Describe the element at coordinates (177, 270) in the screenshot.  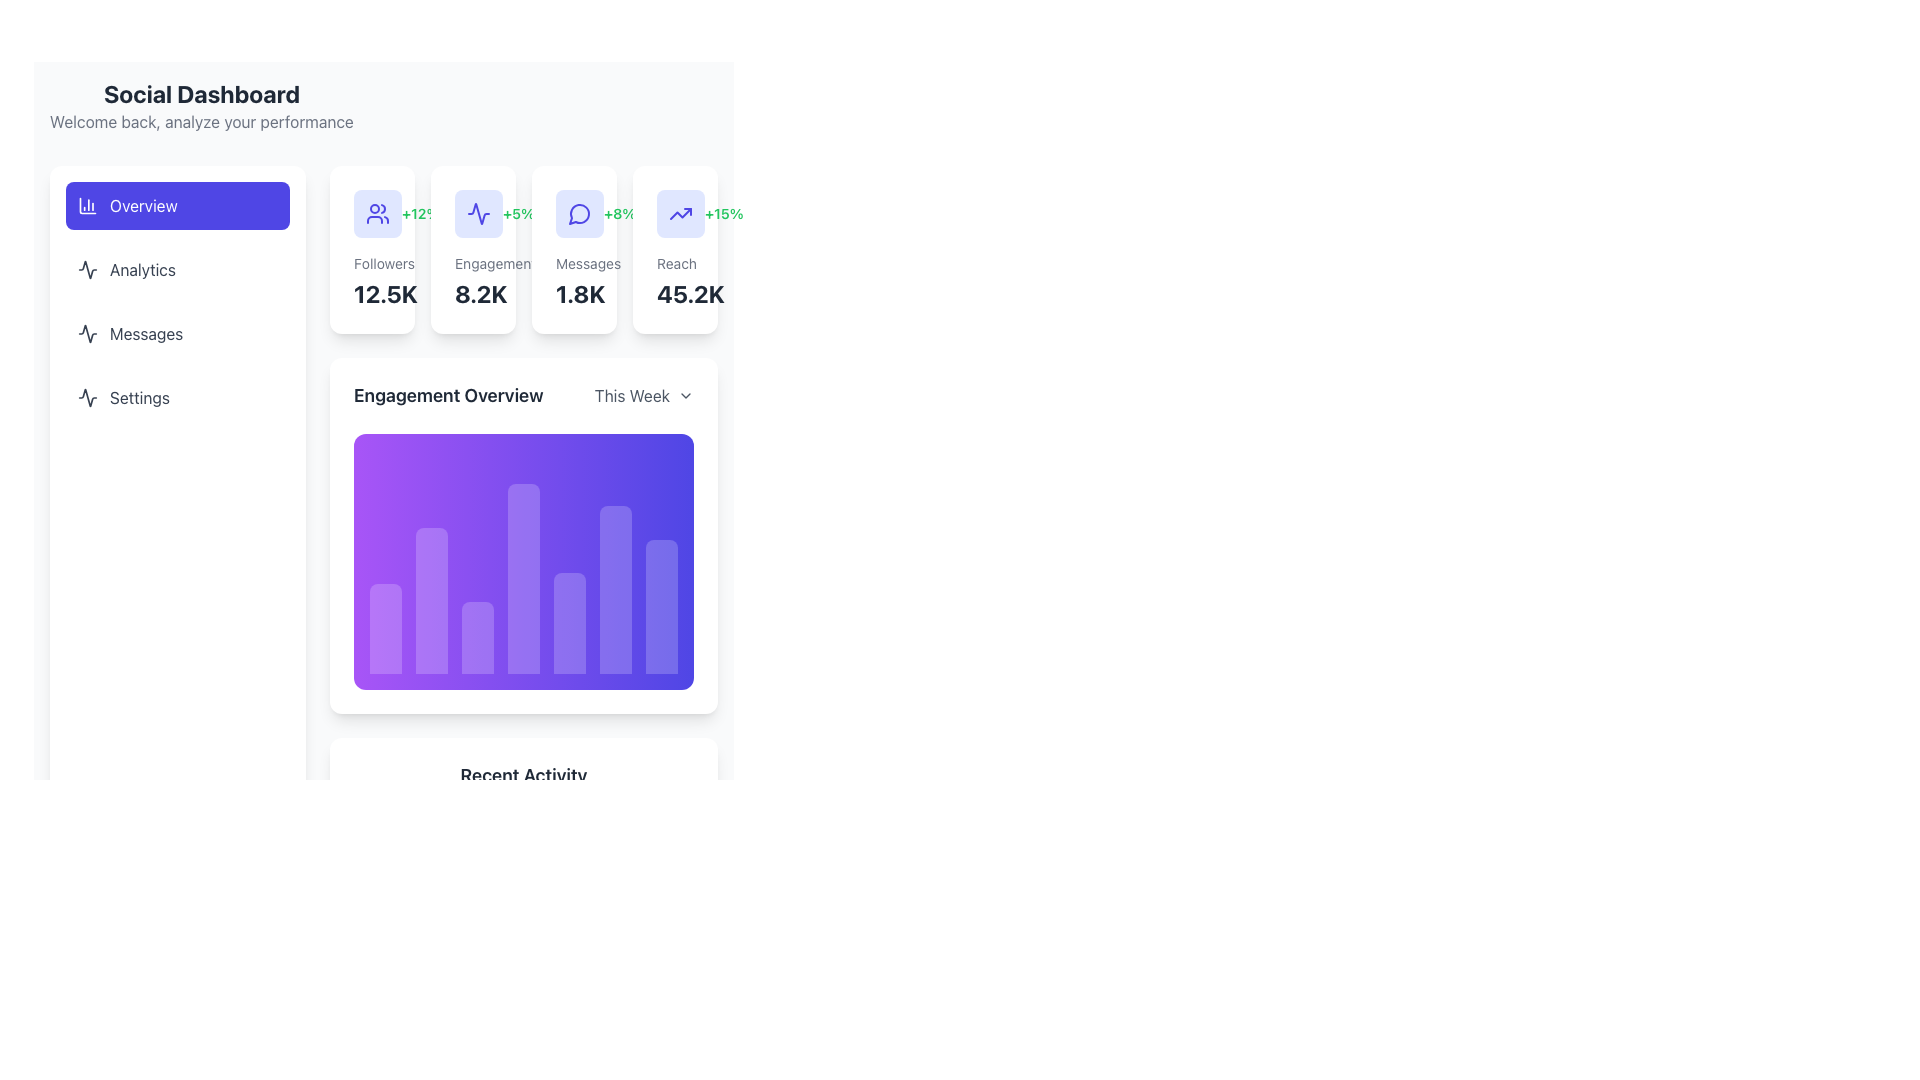
I see `the 'Analytics' menu item located in the vertical navigation menu, which is the second item below 'Overview' and above 'Messages'` at that location.